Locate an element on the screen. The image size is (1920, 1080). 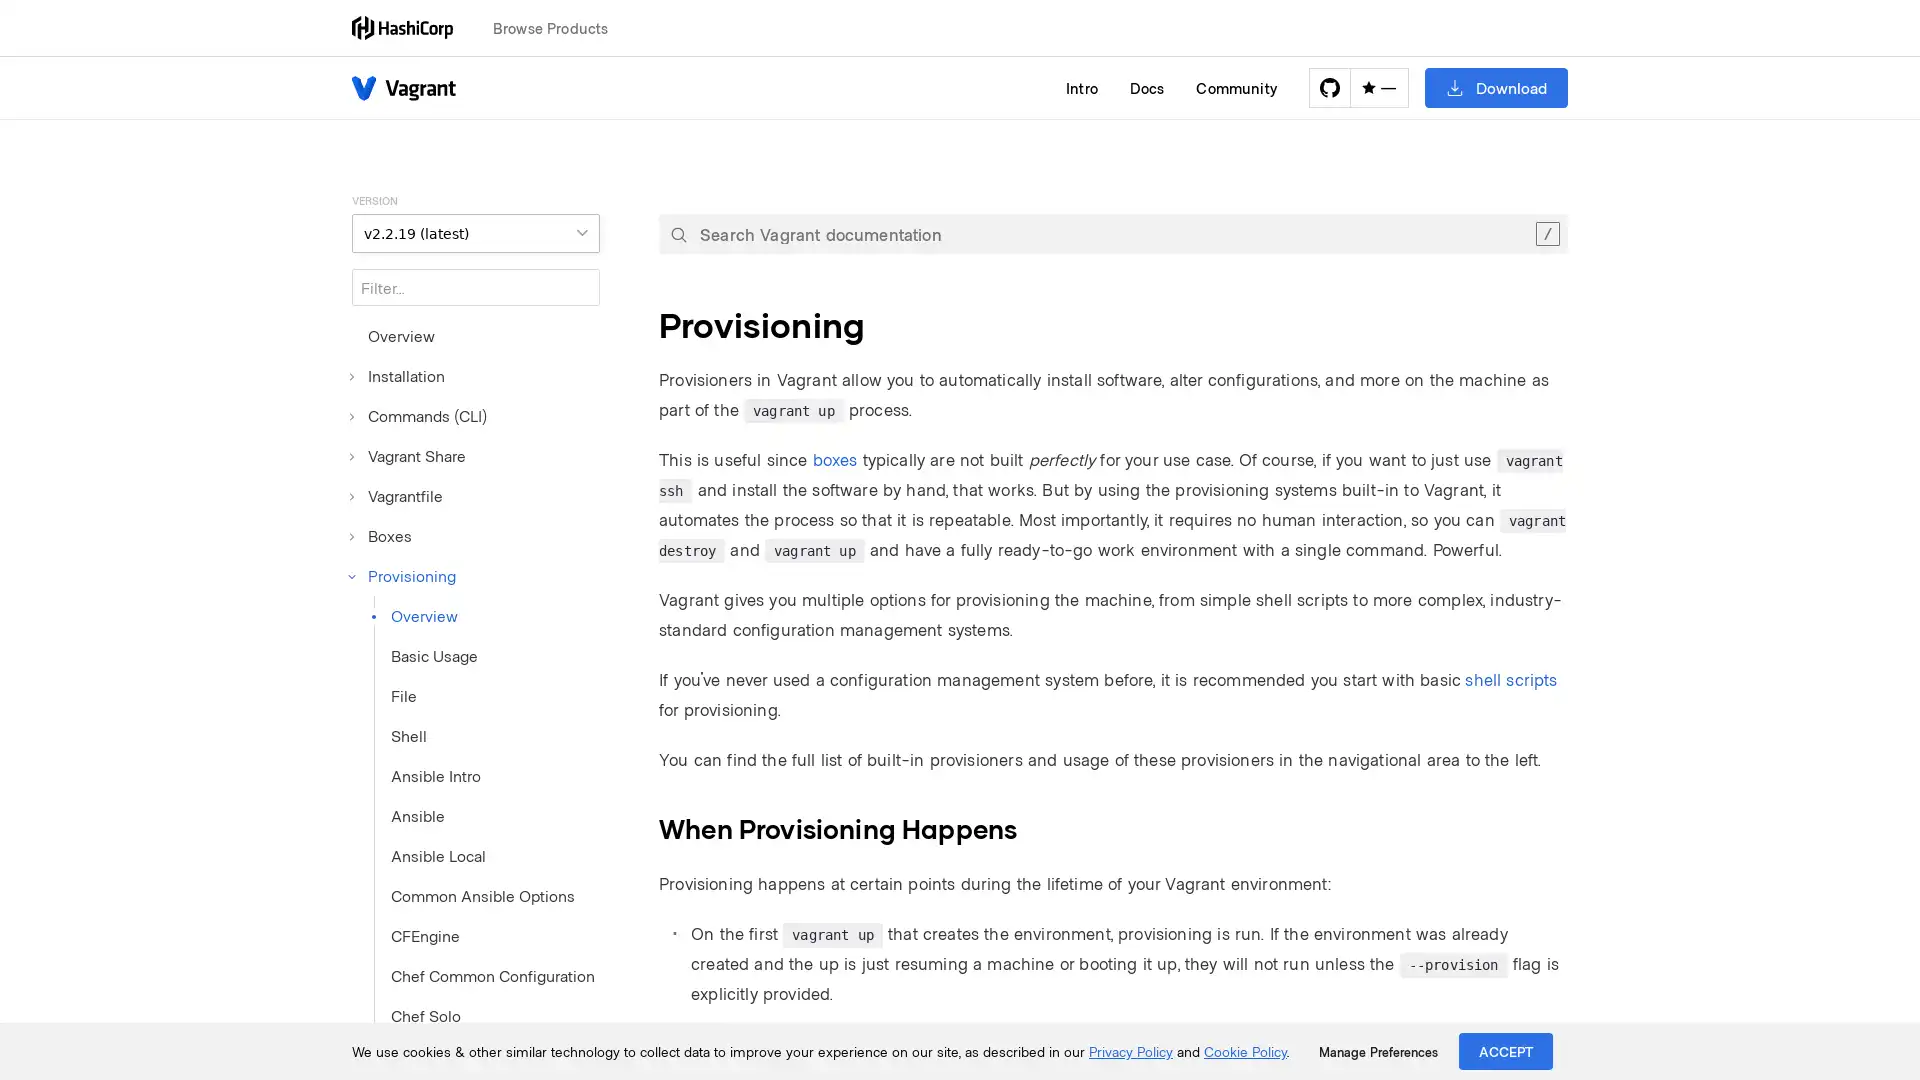
Installation is located at coordinates (398, 375).